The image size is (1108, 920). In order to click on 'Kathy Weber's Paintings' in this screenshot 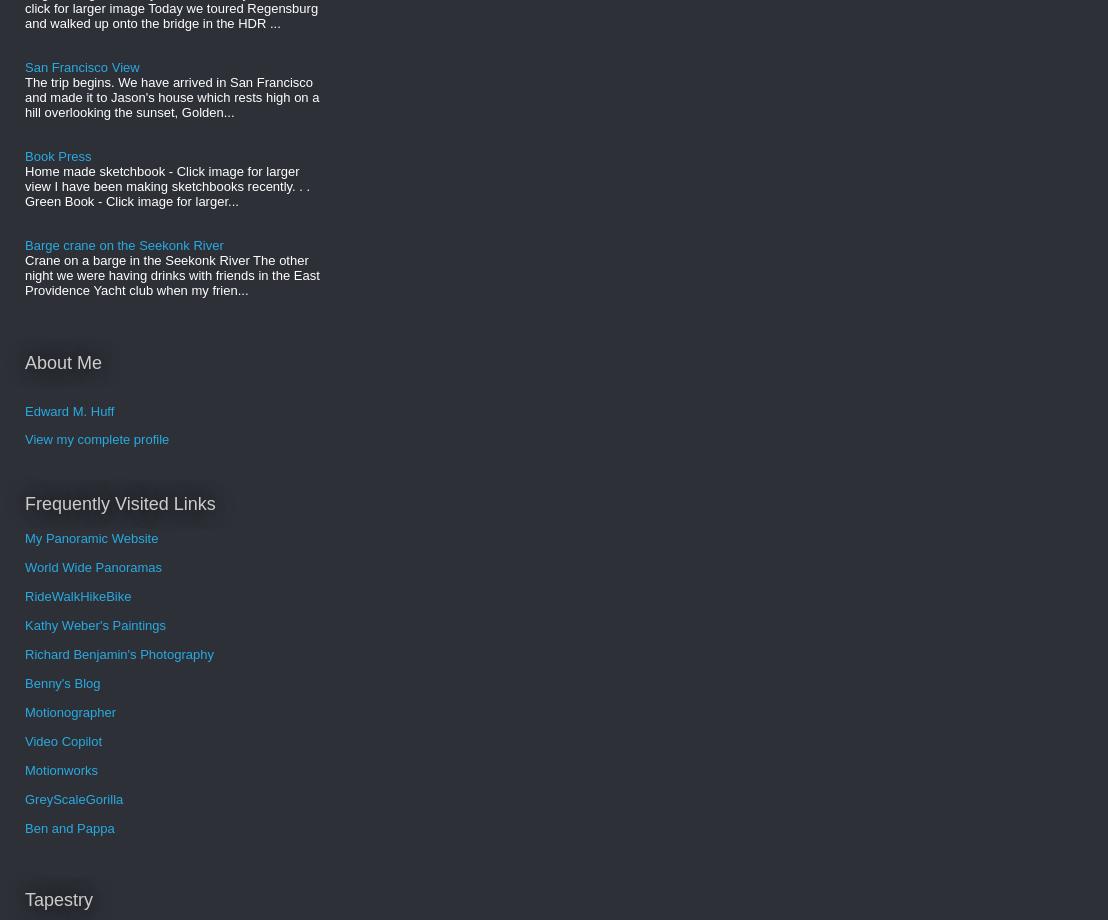, I will do `click(25, 623)`.